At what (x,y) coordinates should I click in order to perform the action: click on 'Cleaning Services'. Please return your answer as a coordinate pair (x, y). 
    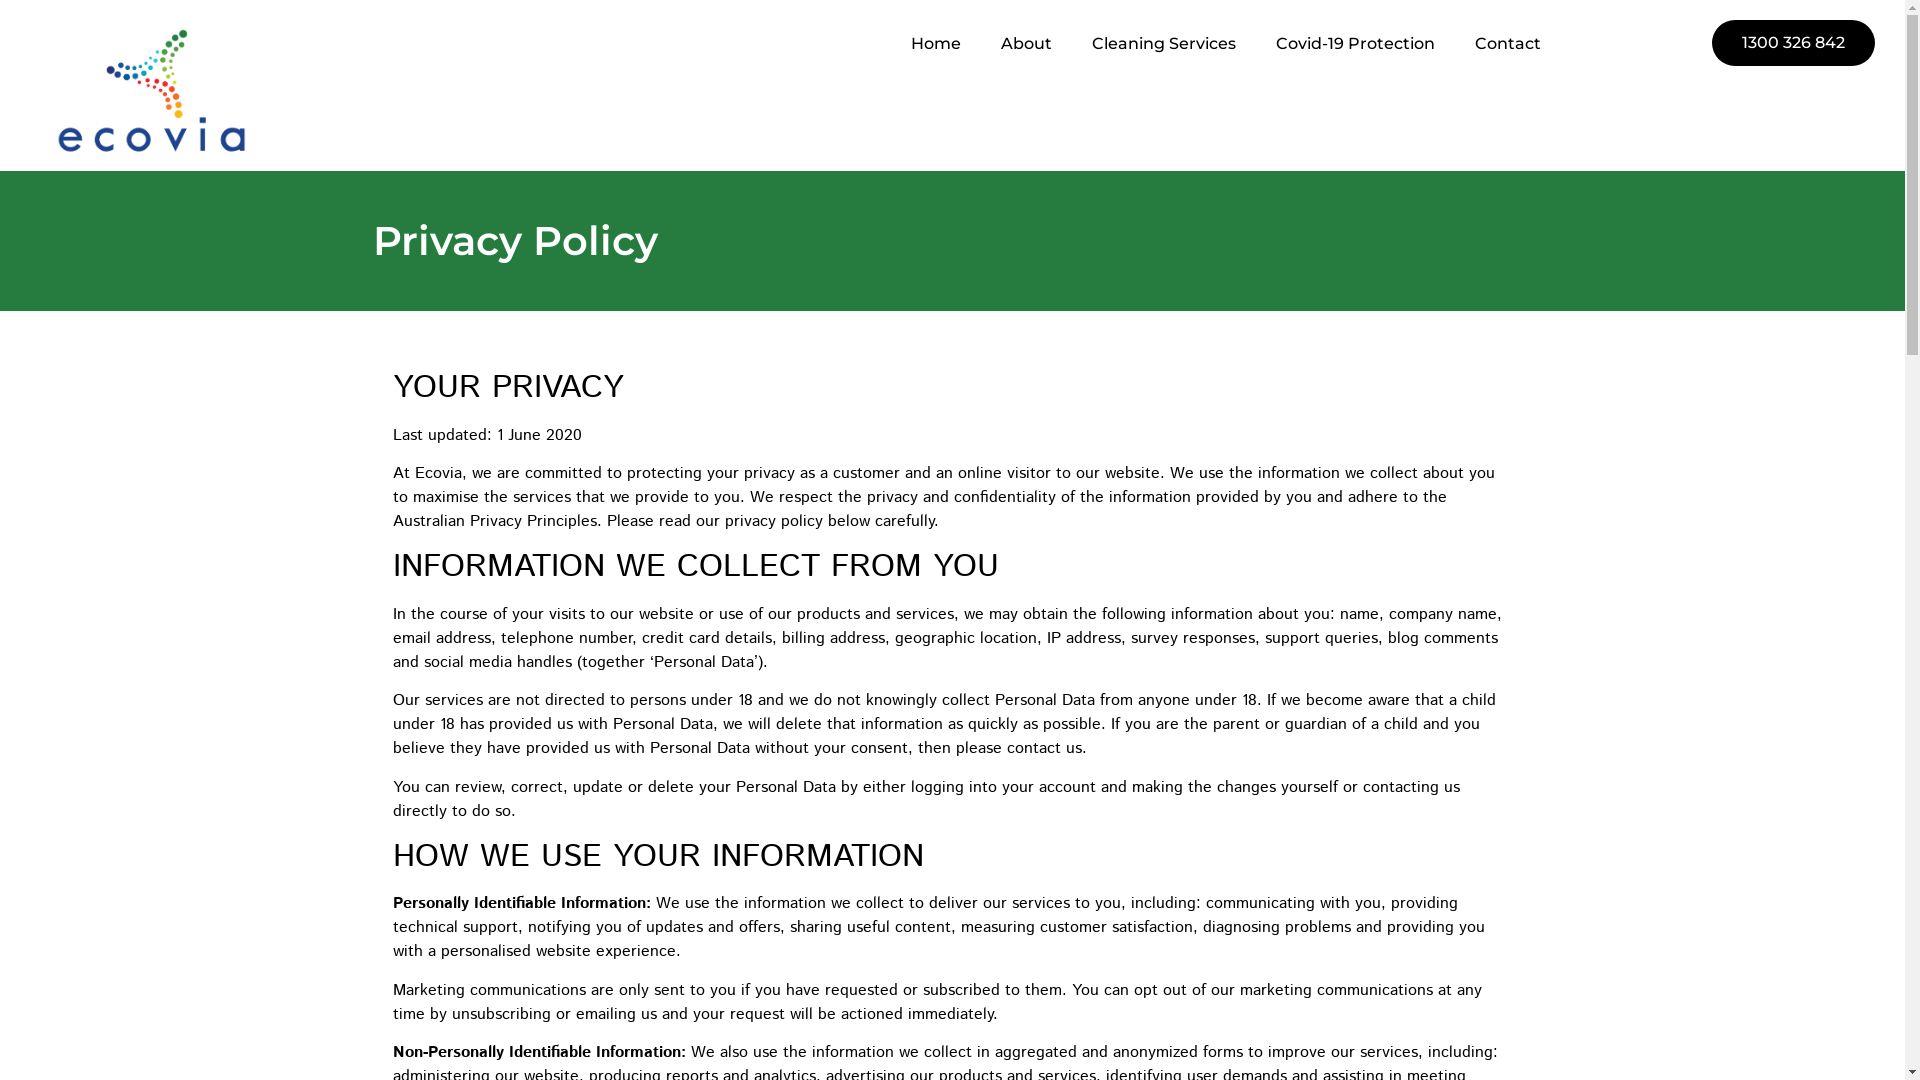
    Looking at the image, I should click on (1163, 43).